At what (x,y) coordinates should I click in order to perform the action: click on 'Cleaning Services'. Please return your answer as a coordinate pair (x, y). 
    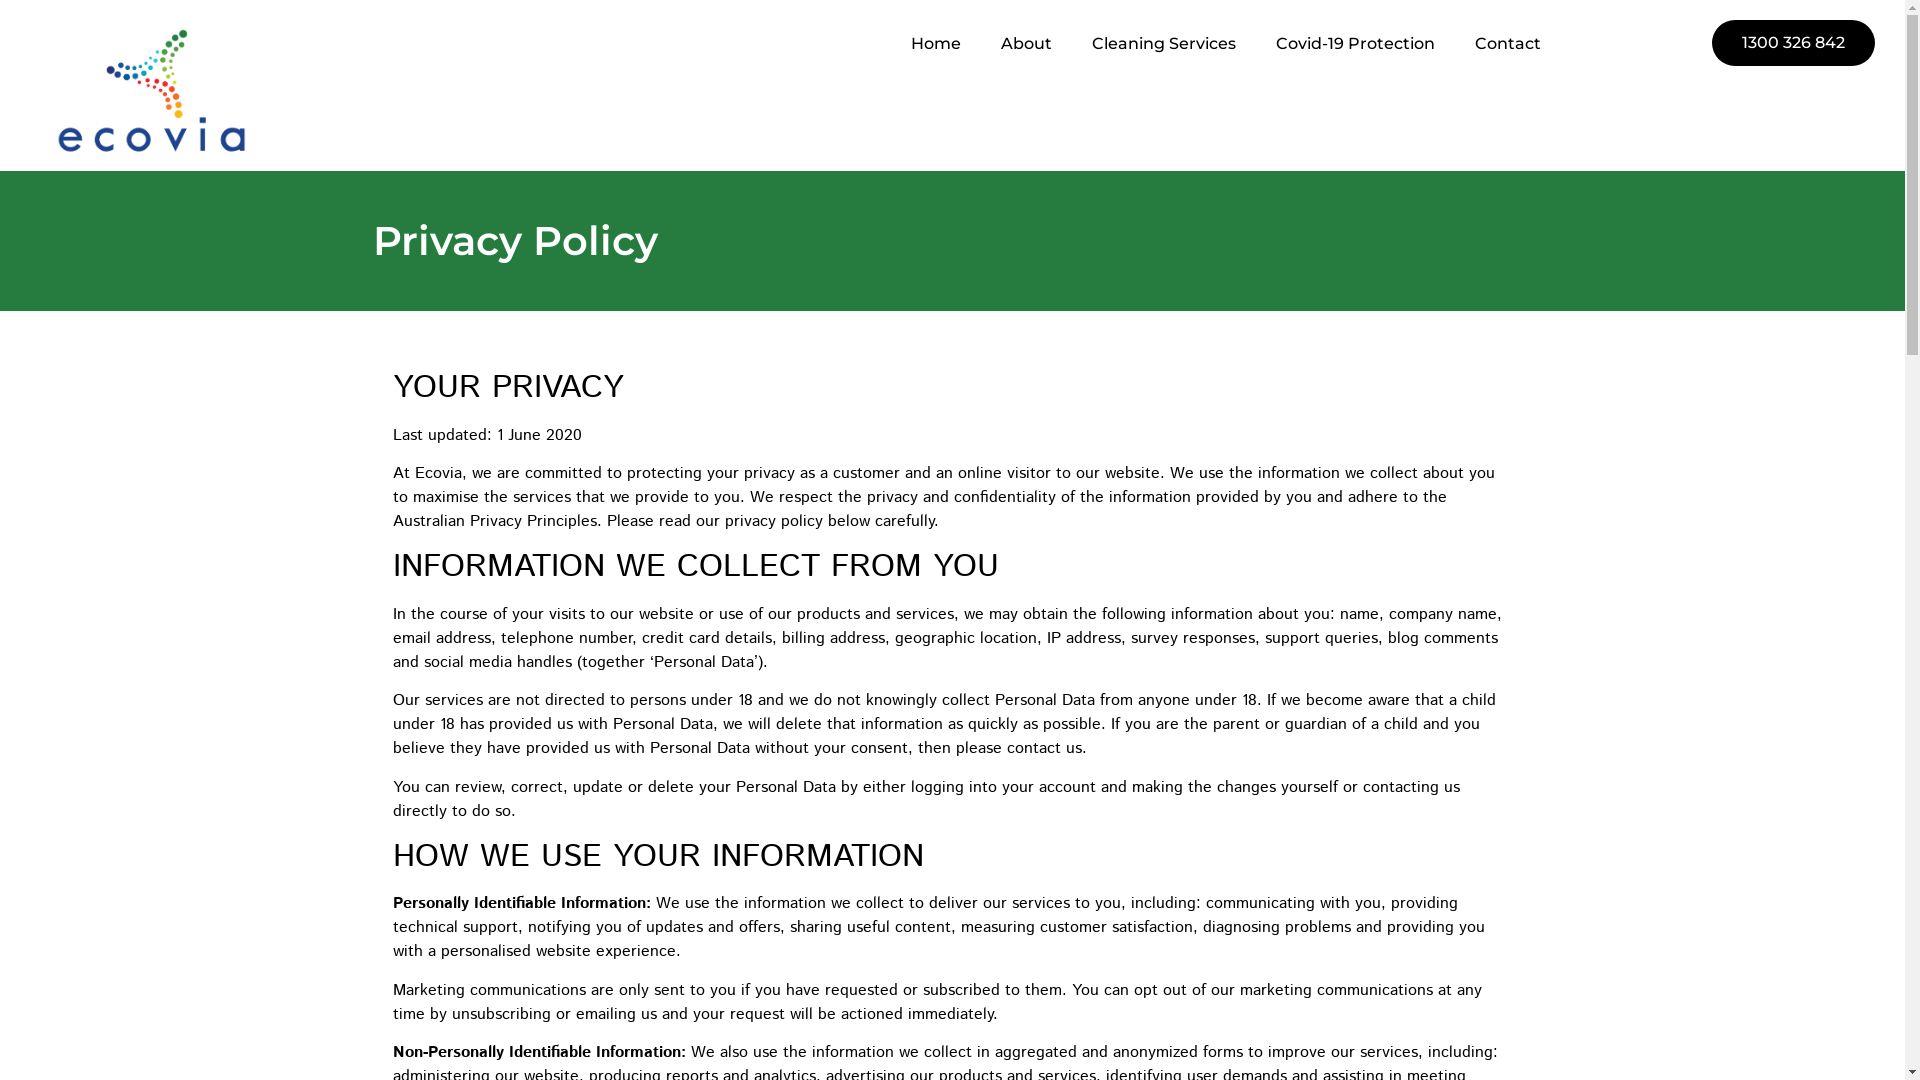
    Looking at the image, I should click on (1163, 43).